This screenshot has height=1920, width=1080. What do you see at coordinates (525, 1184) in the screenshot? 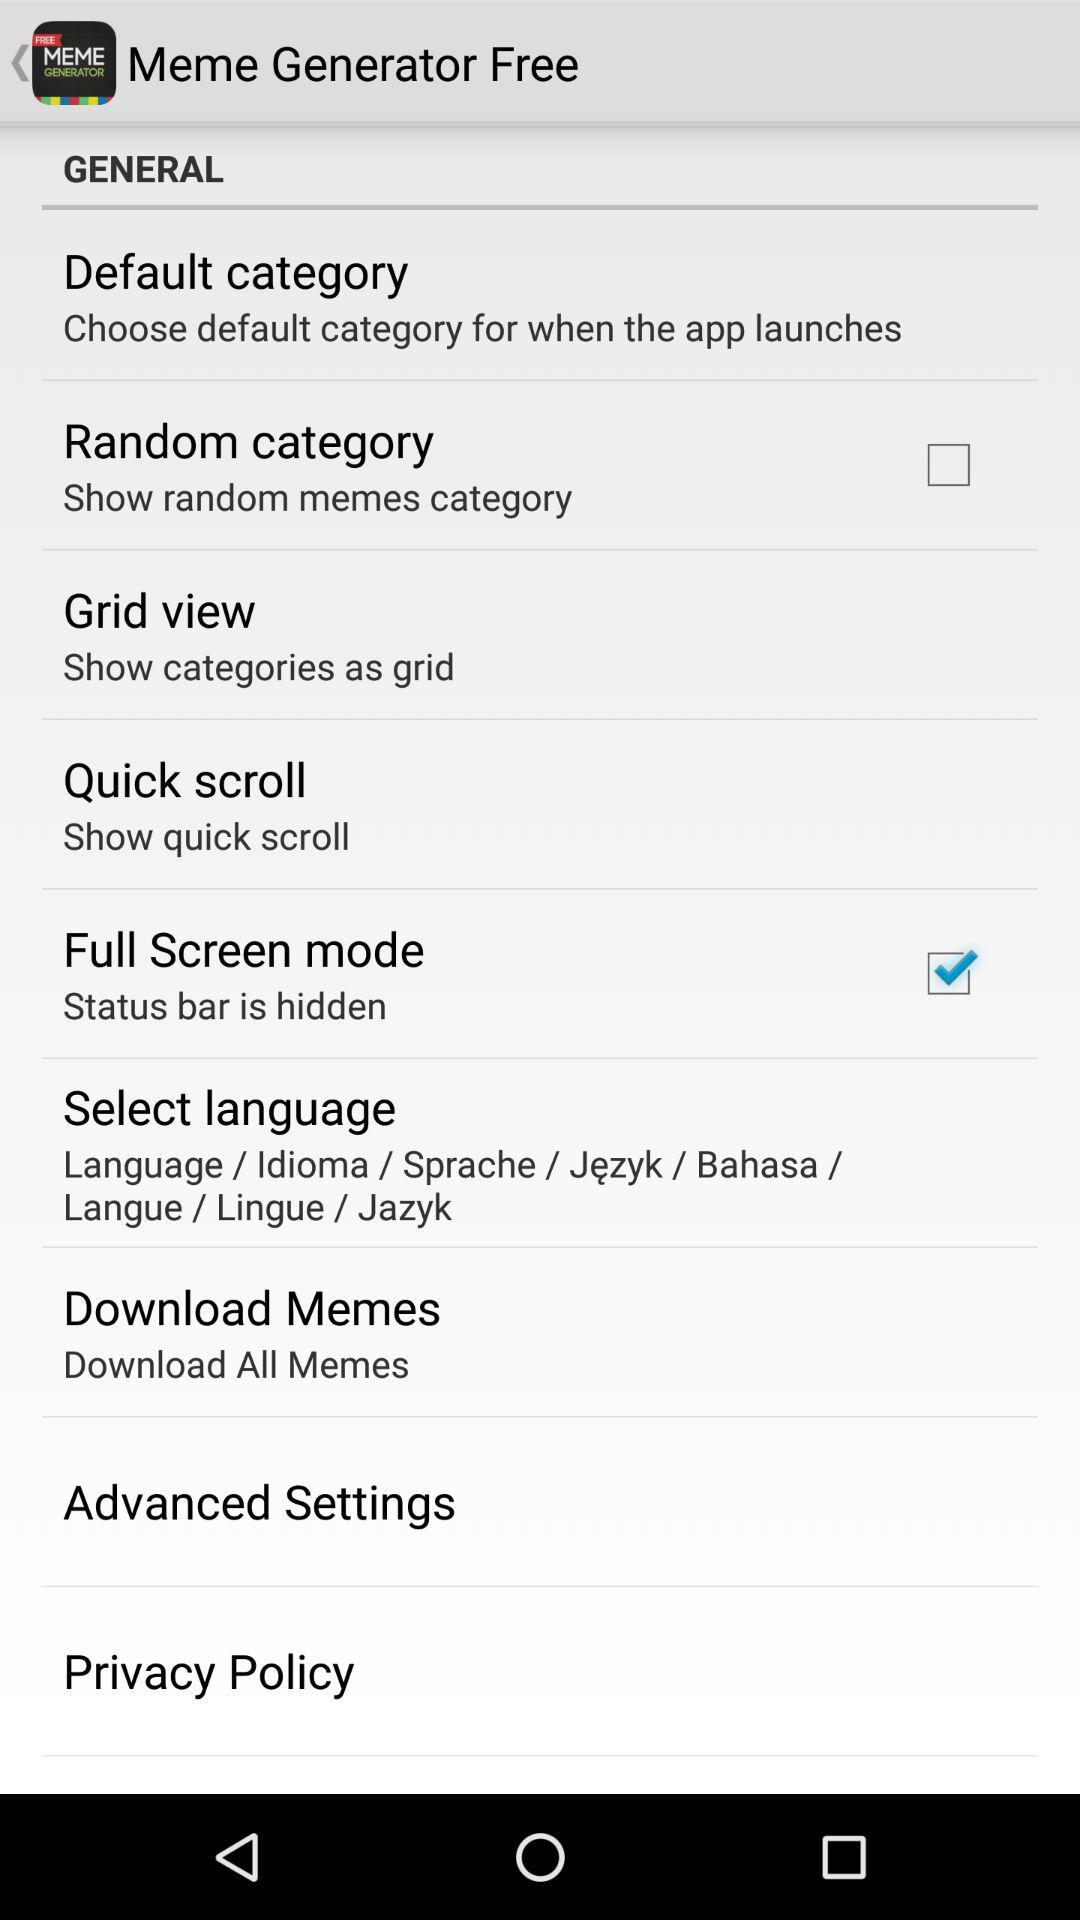
I see `the icon above download memes app` at bounding box center [525, 1184].